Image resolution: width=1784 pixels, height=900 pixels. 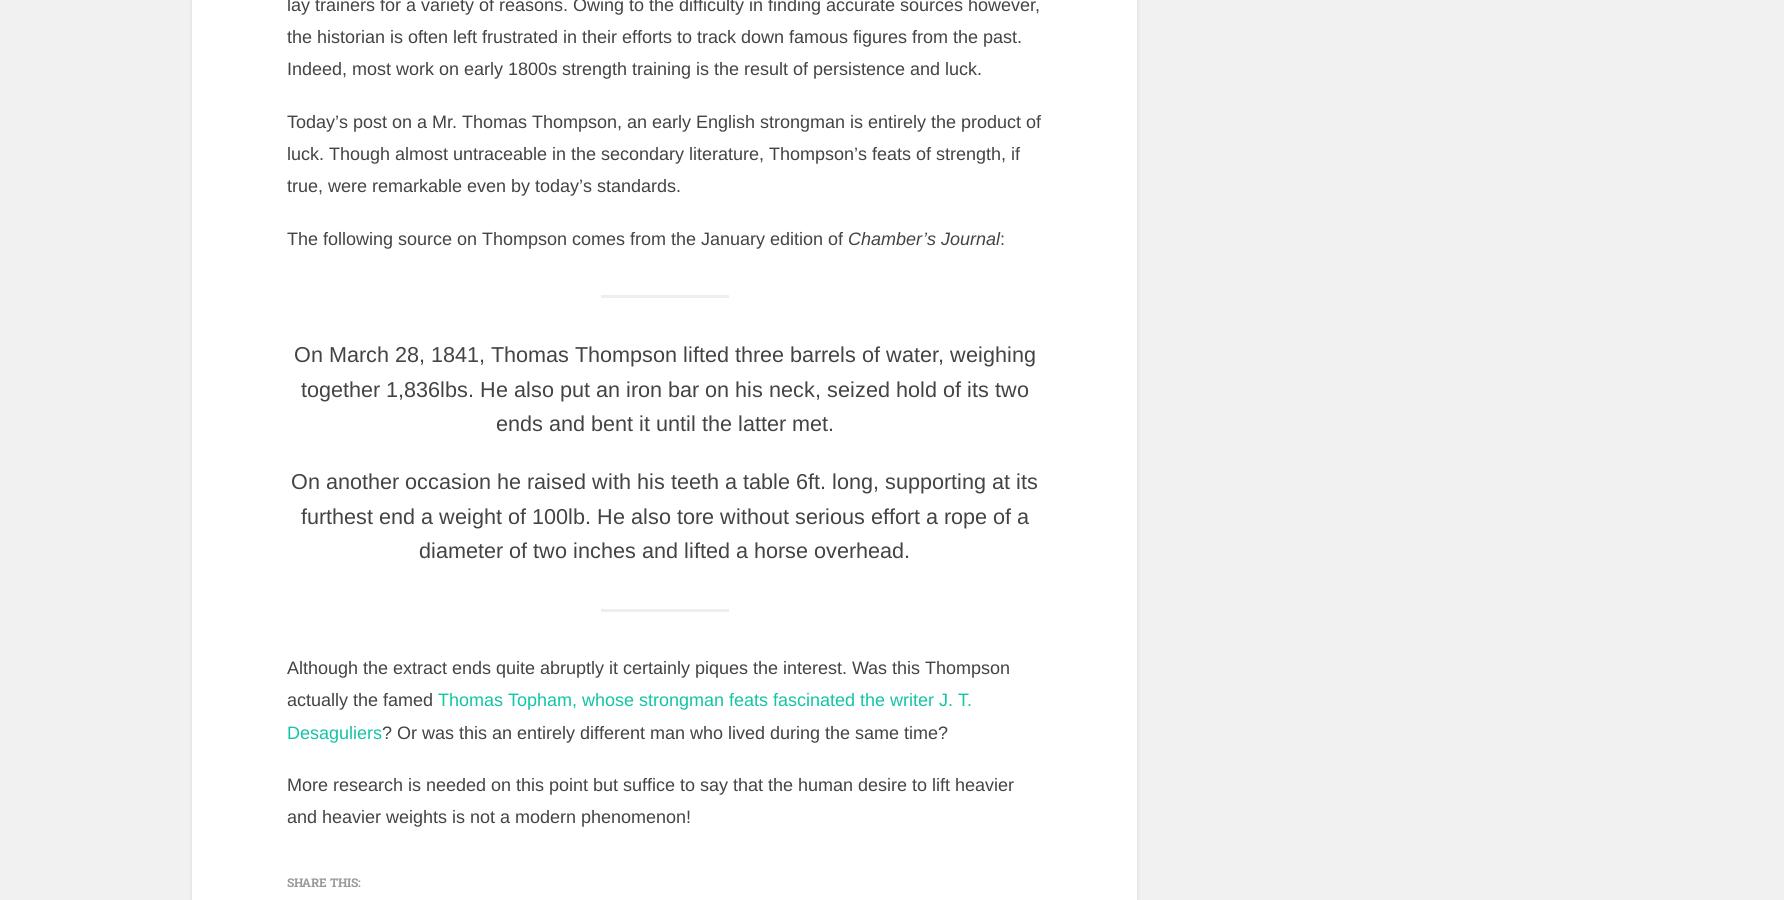 I want to click on '? Or was this an entirely different man who lived during the same time?', so click(x=663, y=730).